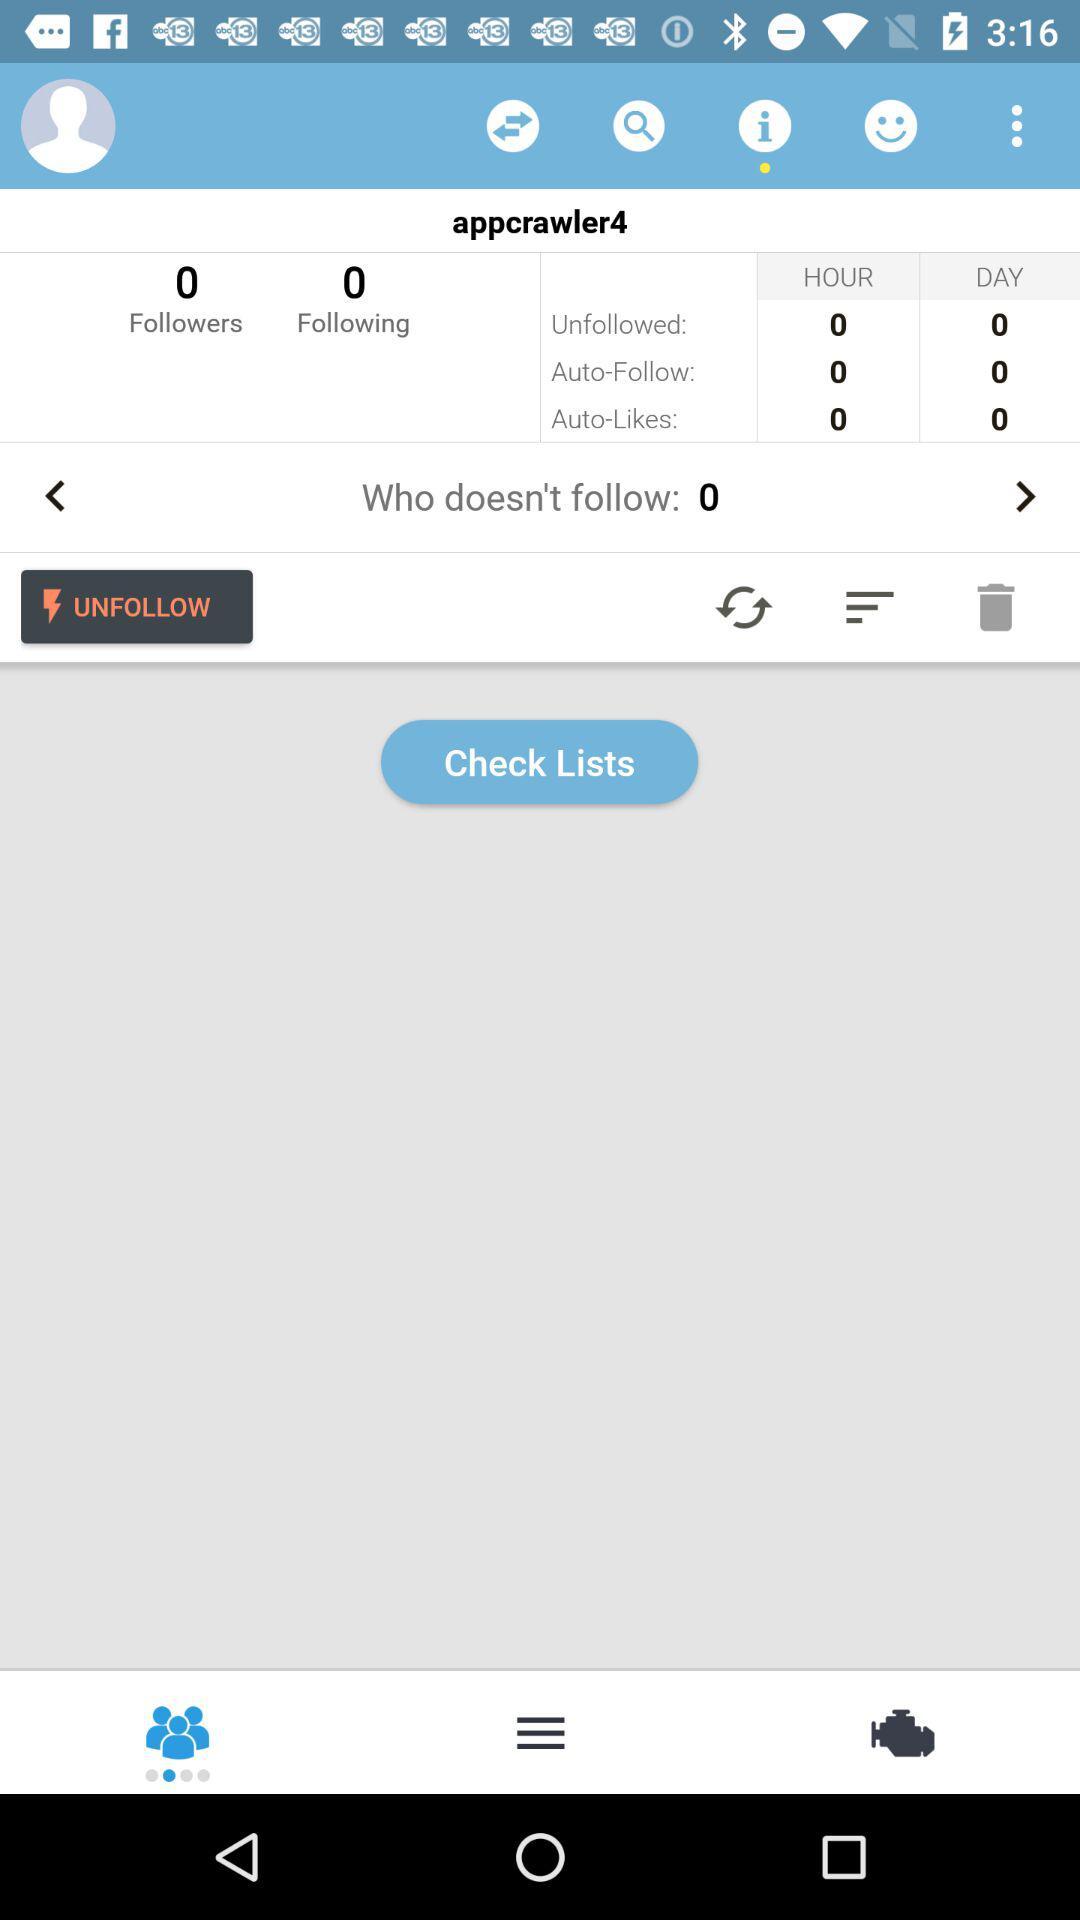 This screenshot has height=1920, width=1080. Describe the element at coordinates (995, 606) in the screenshot. I see `the delete icon` at that location.